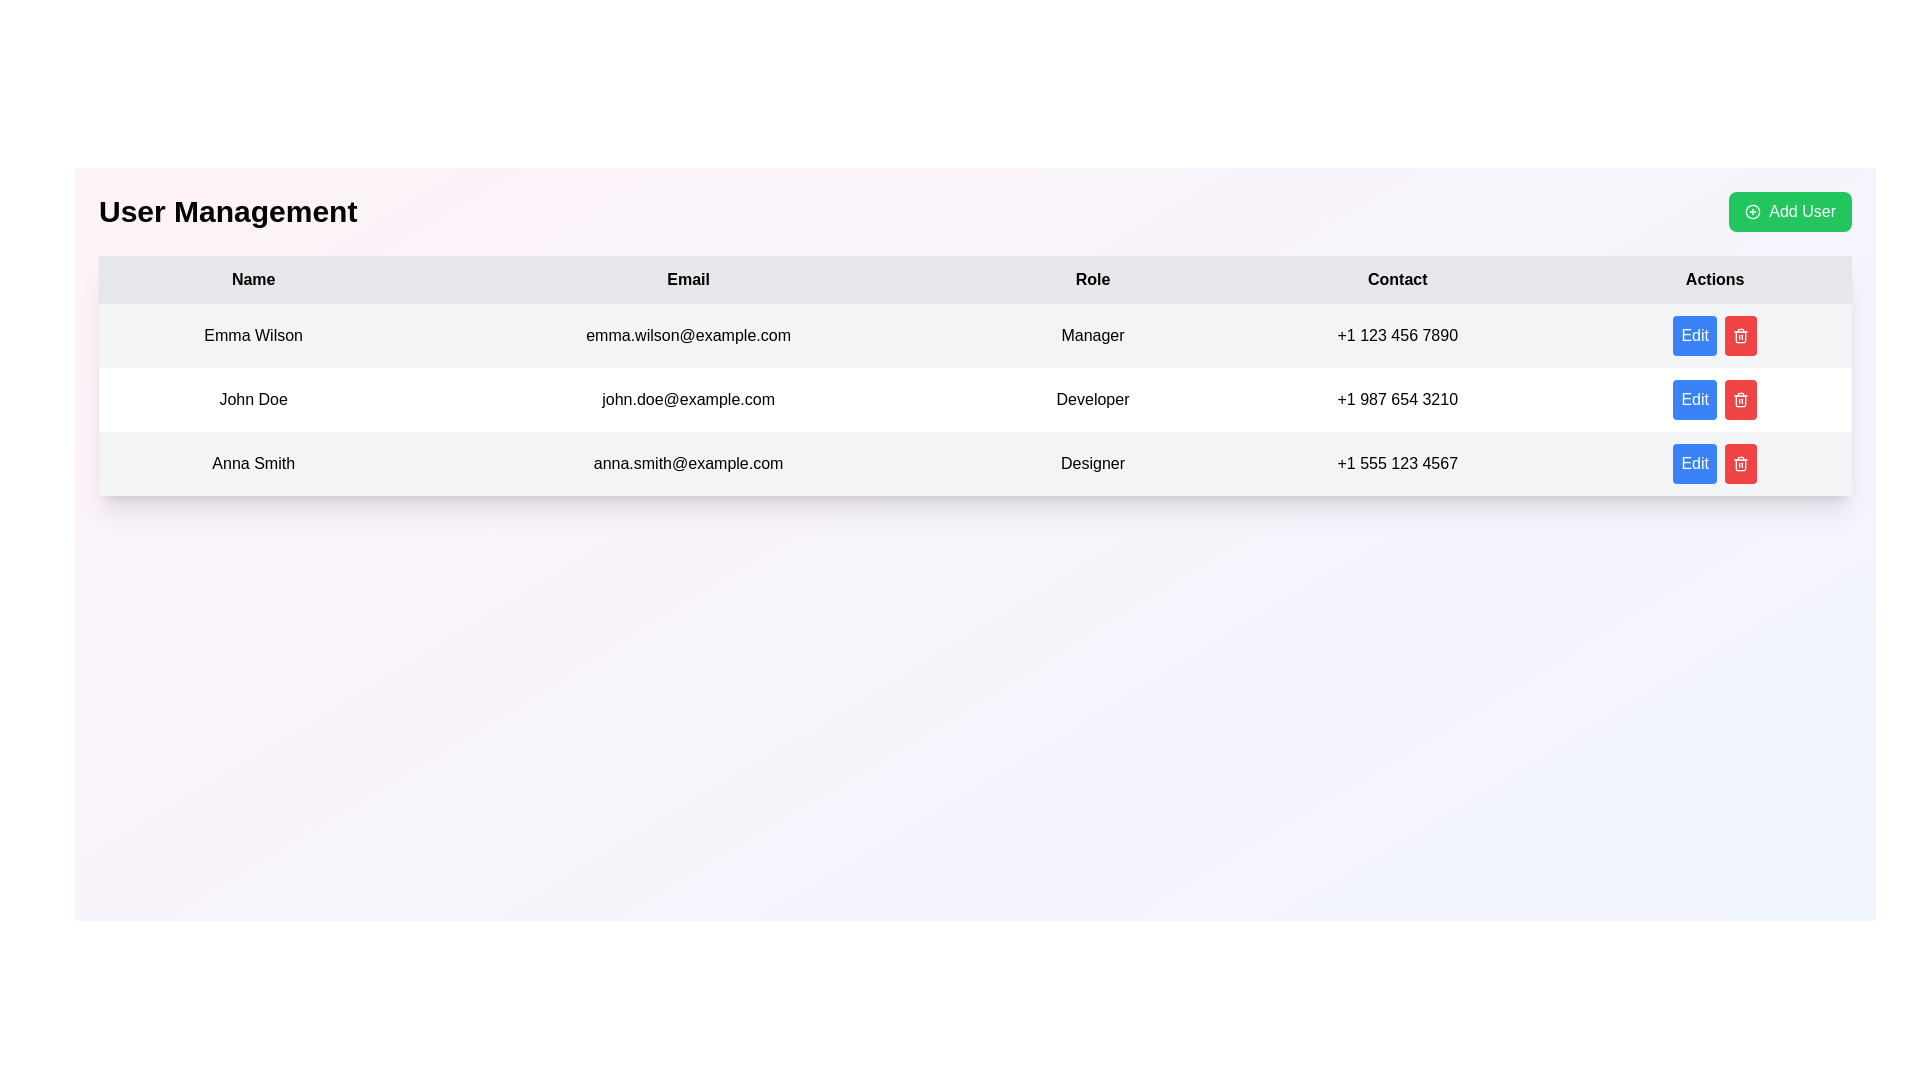 Image resolution: width=1920 pixels, height=1080 pixels. I want to click on the static text element displaying 'Emma Wilson' in bold black text, located in the first column of the user information row under the 'Name' column, so click(252, 334).